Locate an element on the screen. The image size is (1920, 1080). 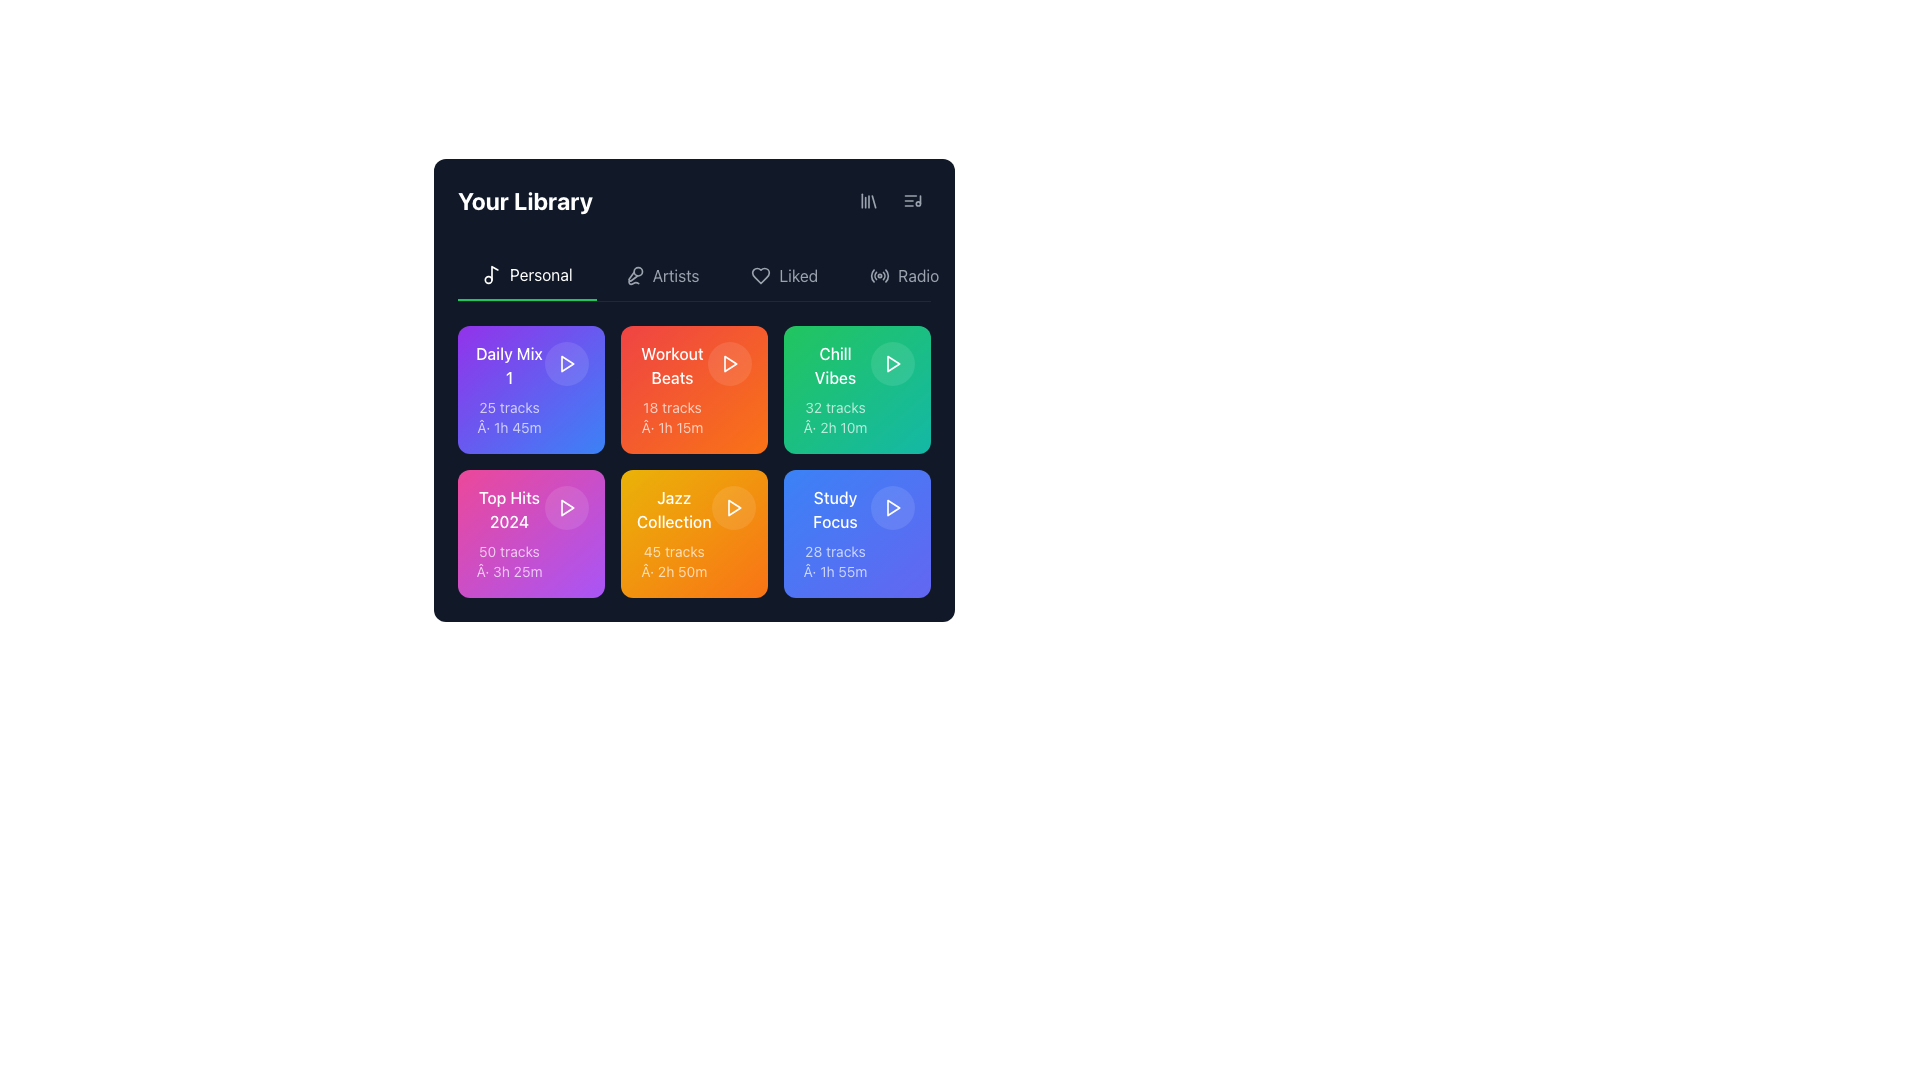
the text displaying the details '32 tracks Â· 2h 10m' located within the 'Chill Vibes' playlist card, which is centered horizontally in the lower region of the card is located at coordinates (835, 416).